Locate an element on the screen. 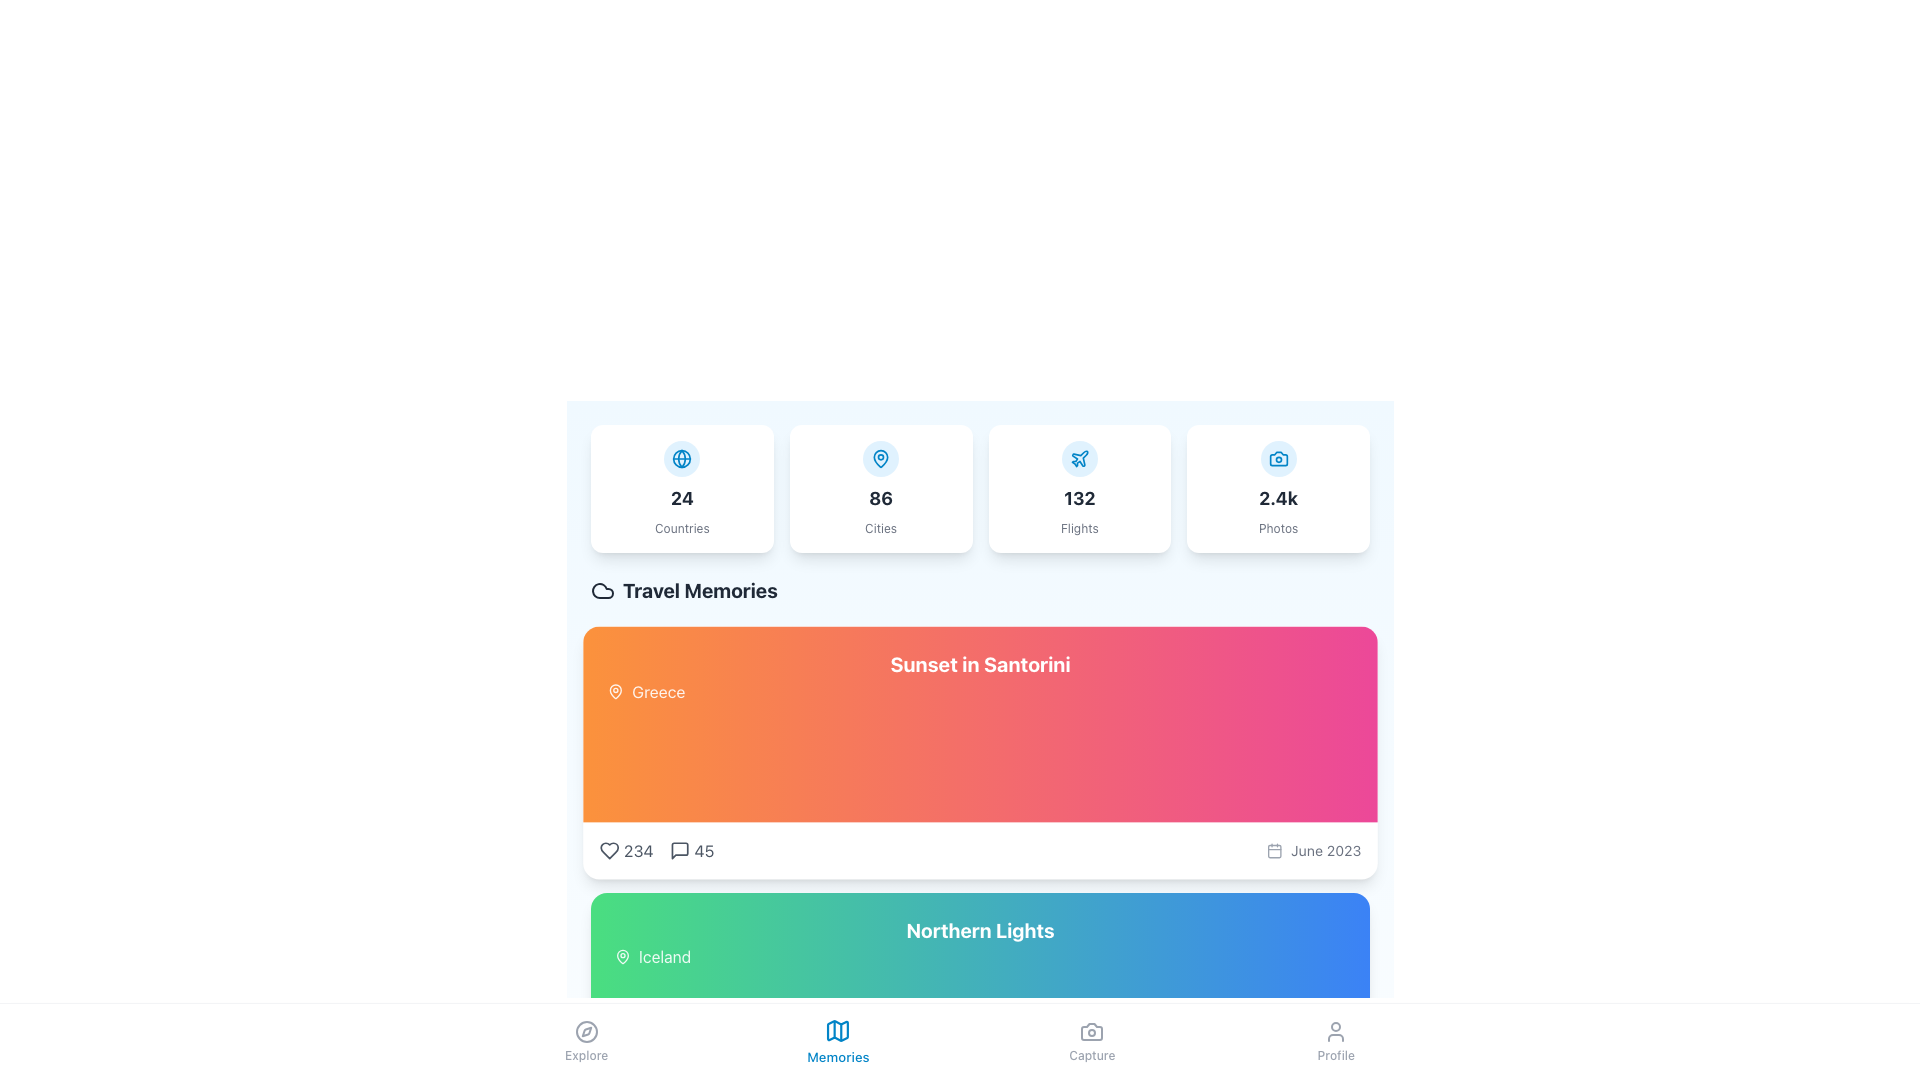  the Informational Card displaying the blue circular plane icon, bold number '132', and gray label 'Flights', located in the third position of the grid is located at coordinates (1078, 489).